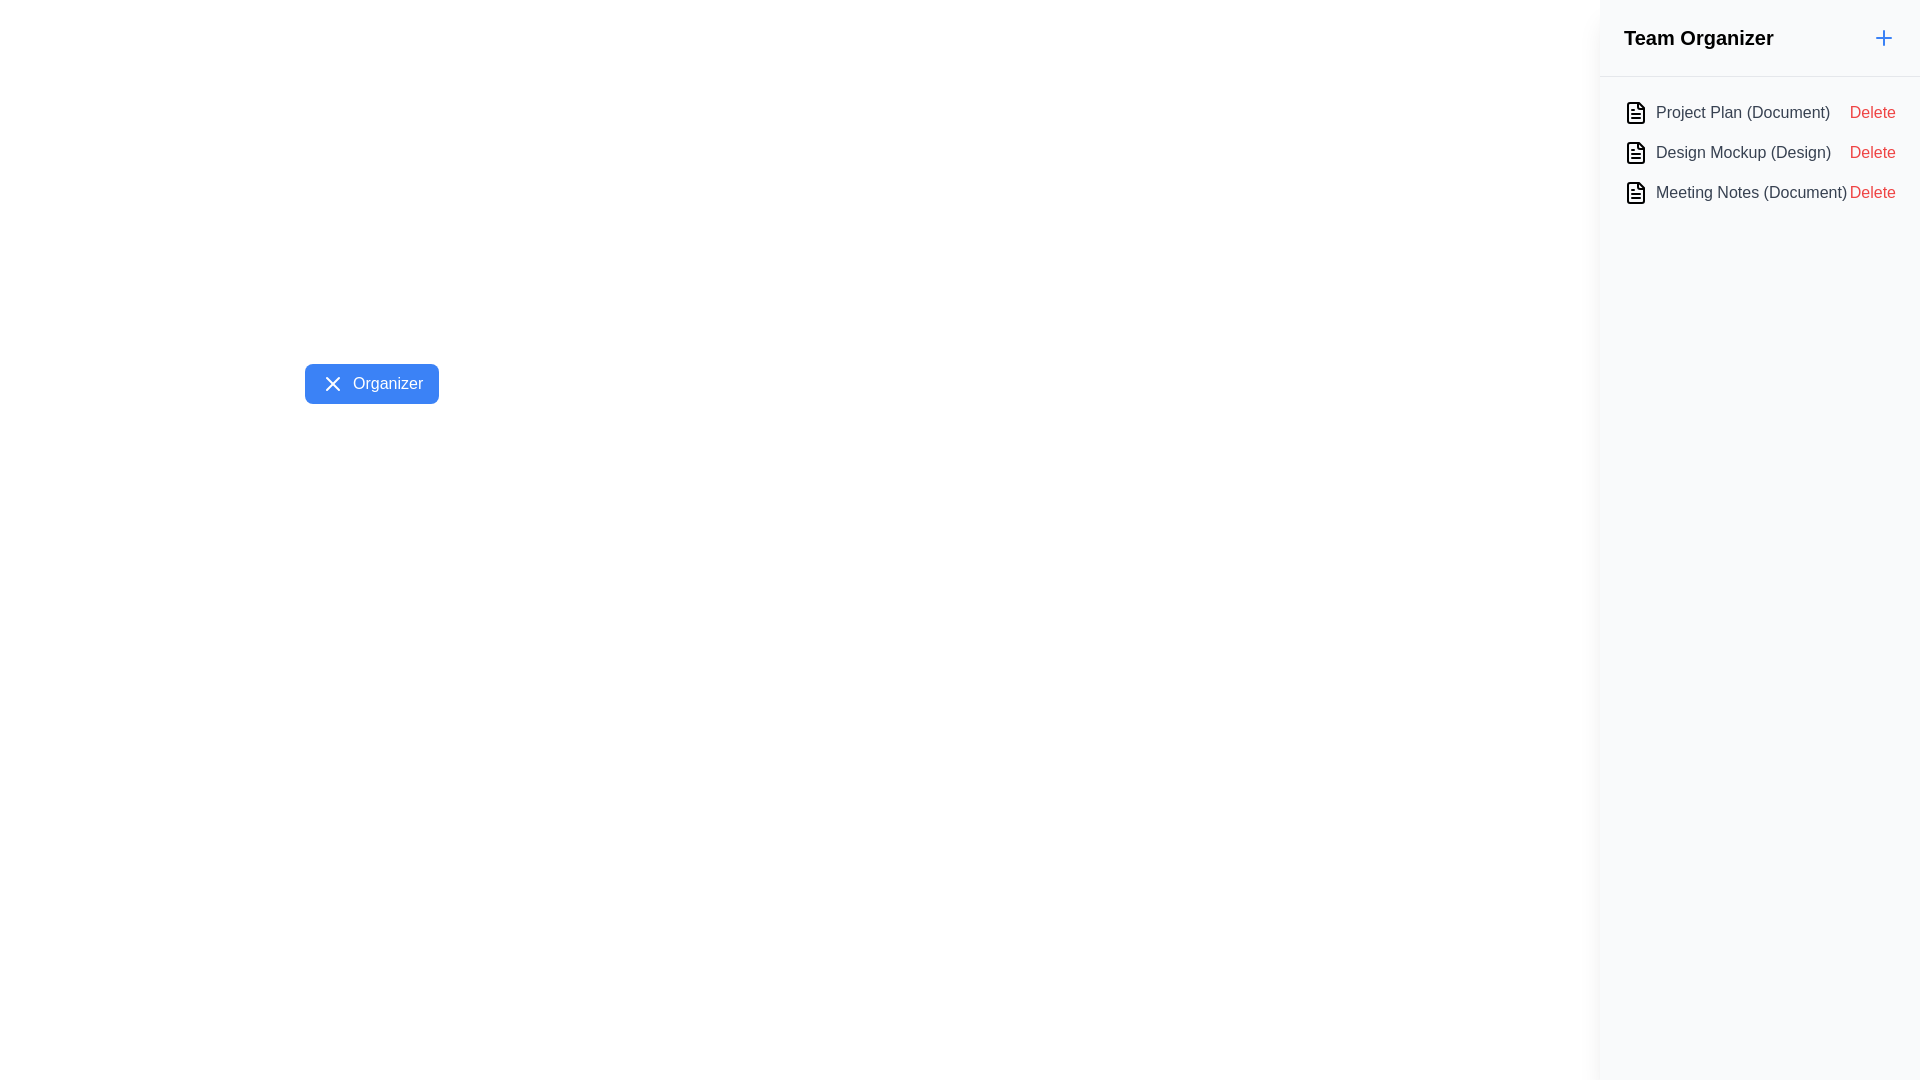 The image size is (1920, 1080). What do you see at coordinates (332, 384) in the screenshot?
I see `the cross-shaped close button located on the left side of the 'Organizer' button` at bounding box center [332, 384].